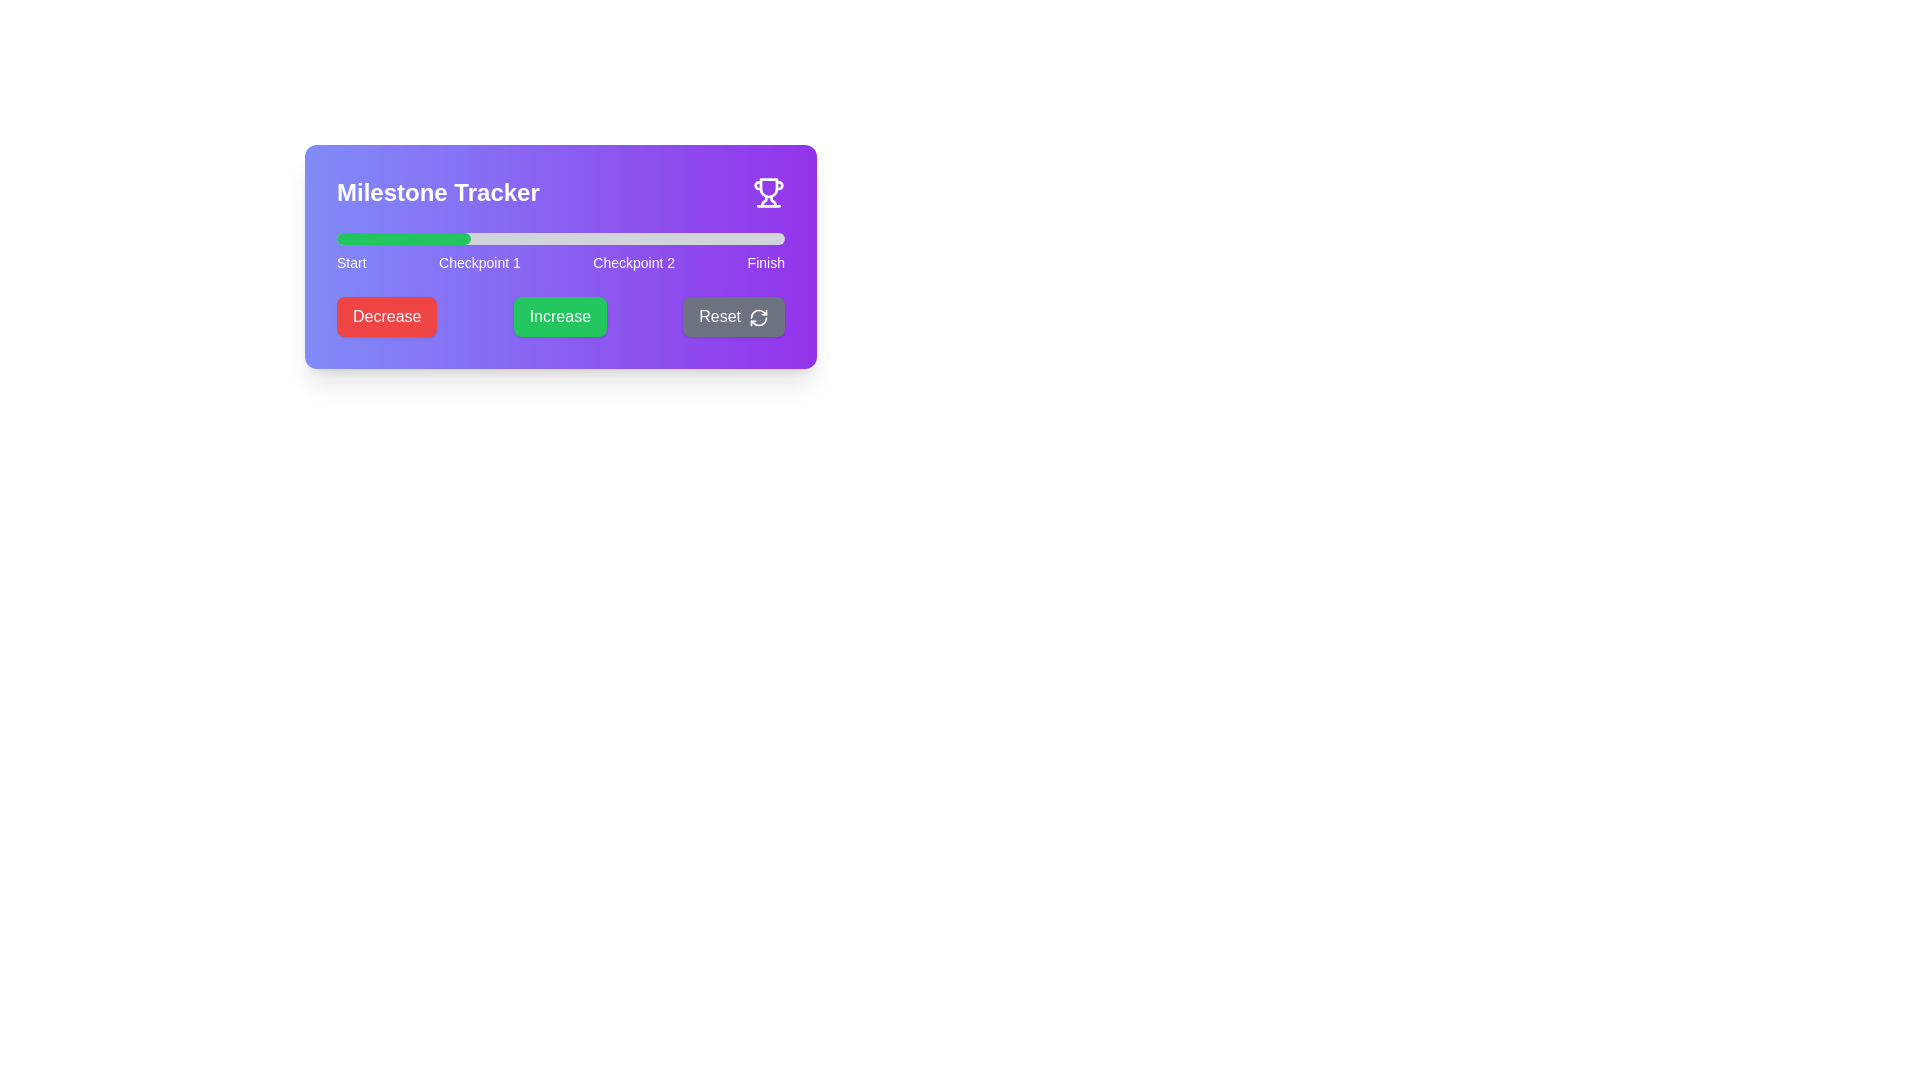 The width and height of the screenshot is (1920, 1080). Describe the element at coordinates (560, 238) in the screenshot. I see `the horizontally-oriented progress bar with a pale gray rounded background and a green filled section, located centrally within the purple card interface` at that location.